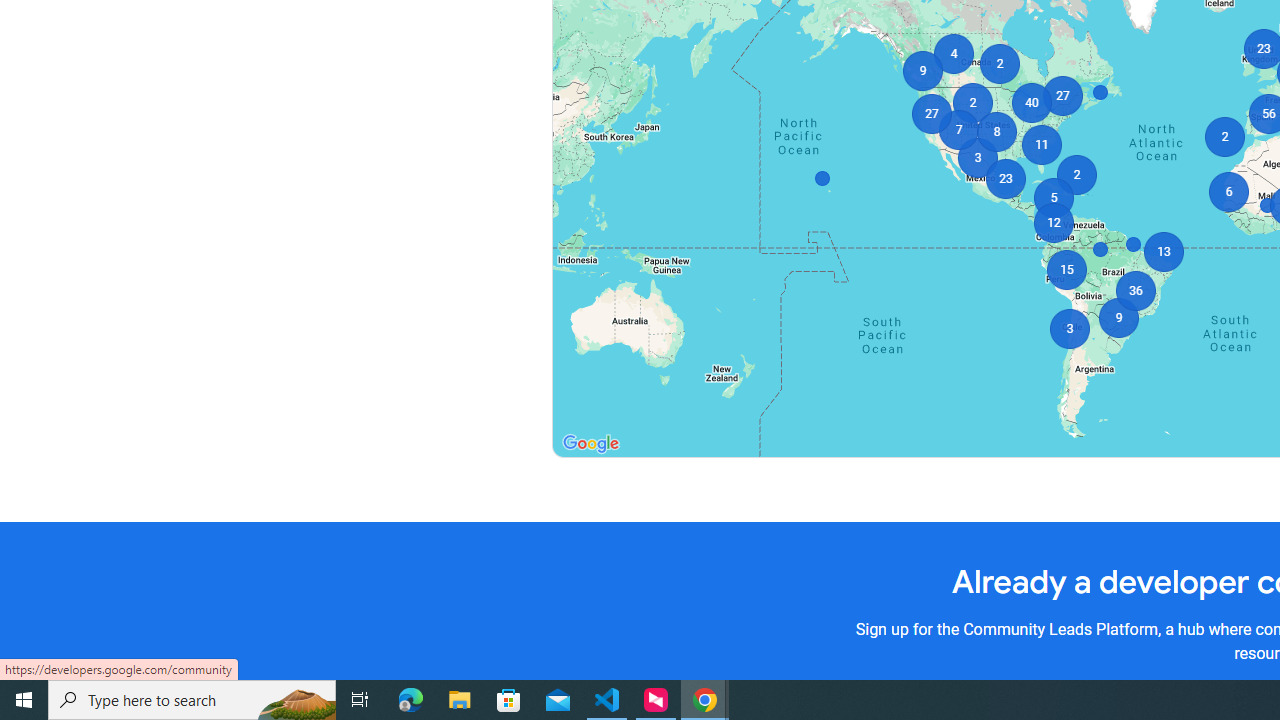 Image resolution: width=1280 pixels, height=720 pixels. What do you see at coordinates (1052, 198) in the screenshot?
I see `'5'` at bounding box center [1052, 198].